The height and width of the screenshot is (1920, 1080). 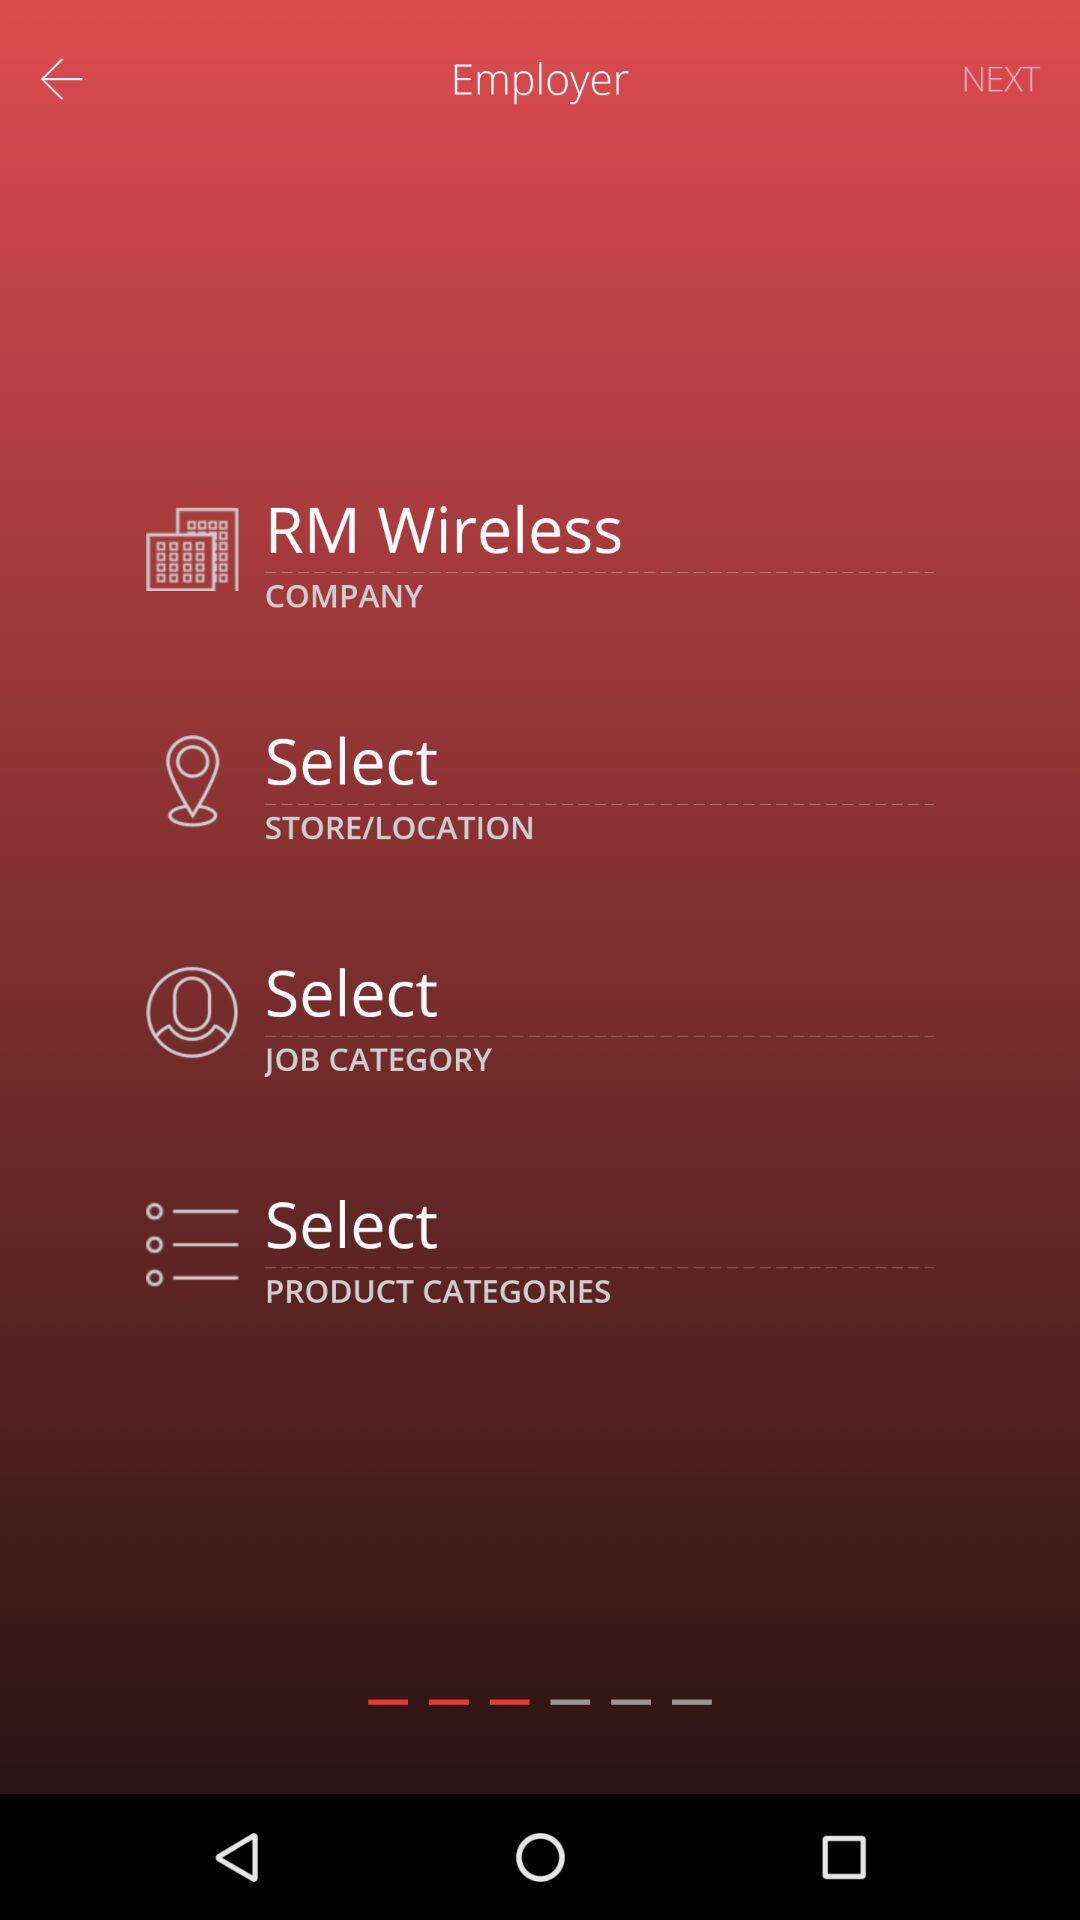 I want to click on location option, so click(x=598, y=758).